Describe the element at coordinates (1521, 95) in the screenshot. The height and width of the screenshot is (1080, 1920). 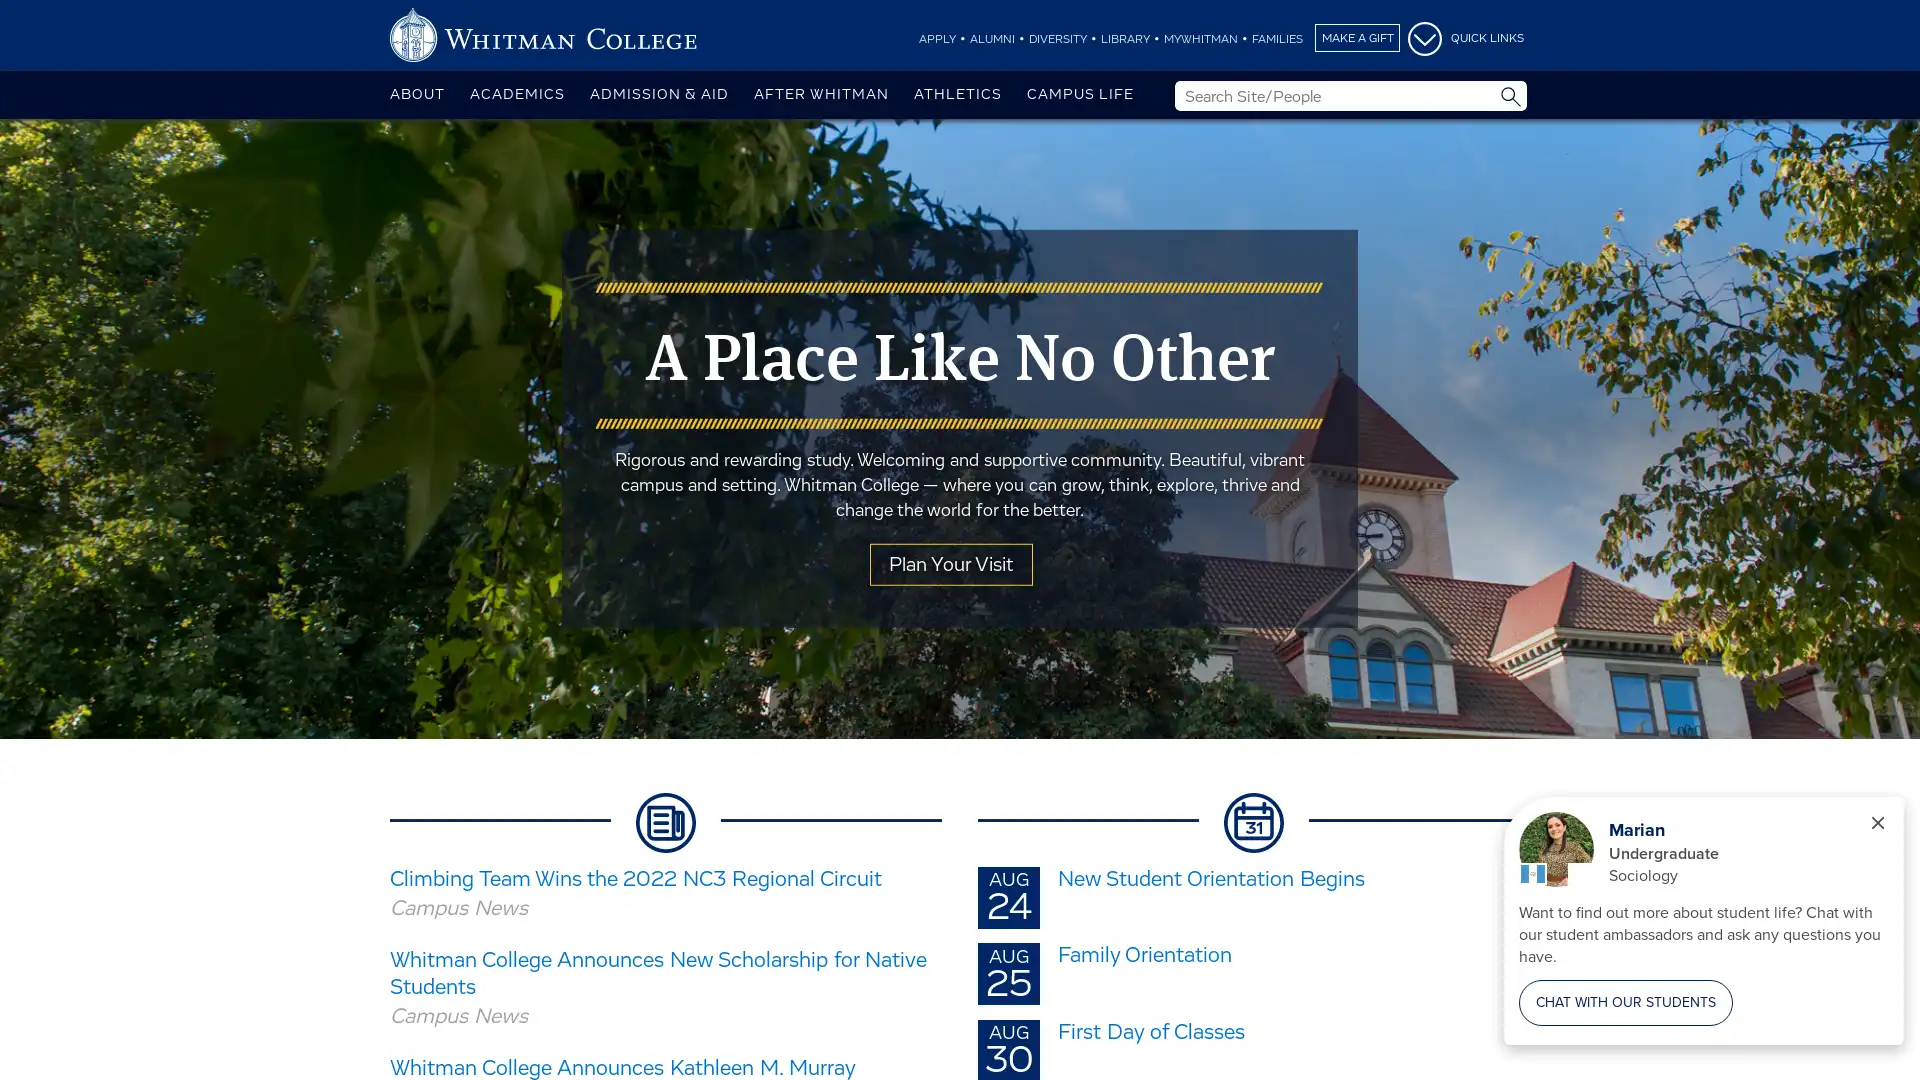
I see `Site` at that location.